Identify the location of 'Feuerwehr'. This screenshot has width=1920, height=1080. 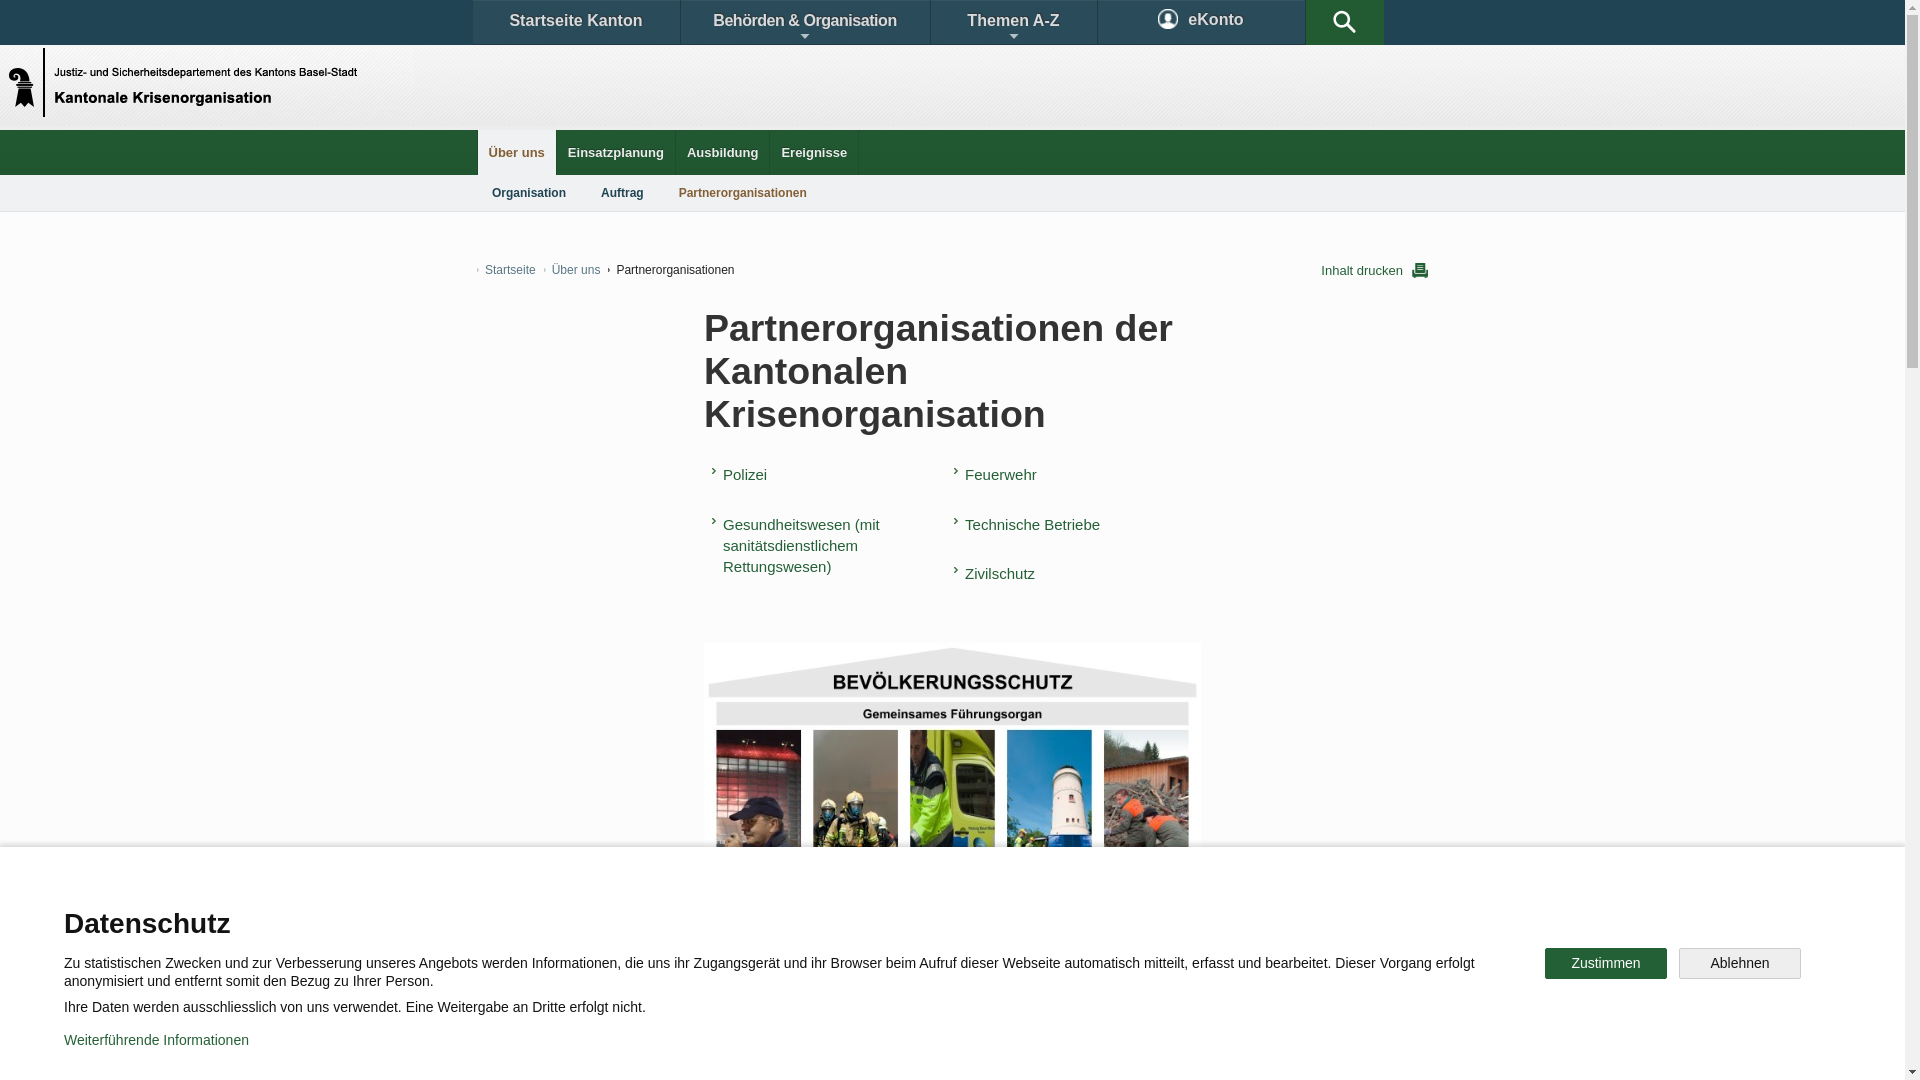
(1000, 474).